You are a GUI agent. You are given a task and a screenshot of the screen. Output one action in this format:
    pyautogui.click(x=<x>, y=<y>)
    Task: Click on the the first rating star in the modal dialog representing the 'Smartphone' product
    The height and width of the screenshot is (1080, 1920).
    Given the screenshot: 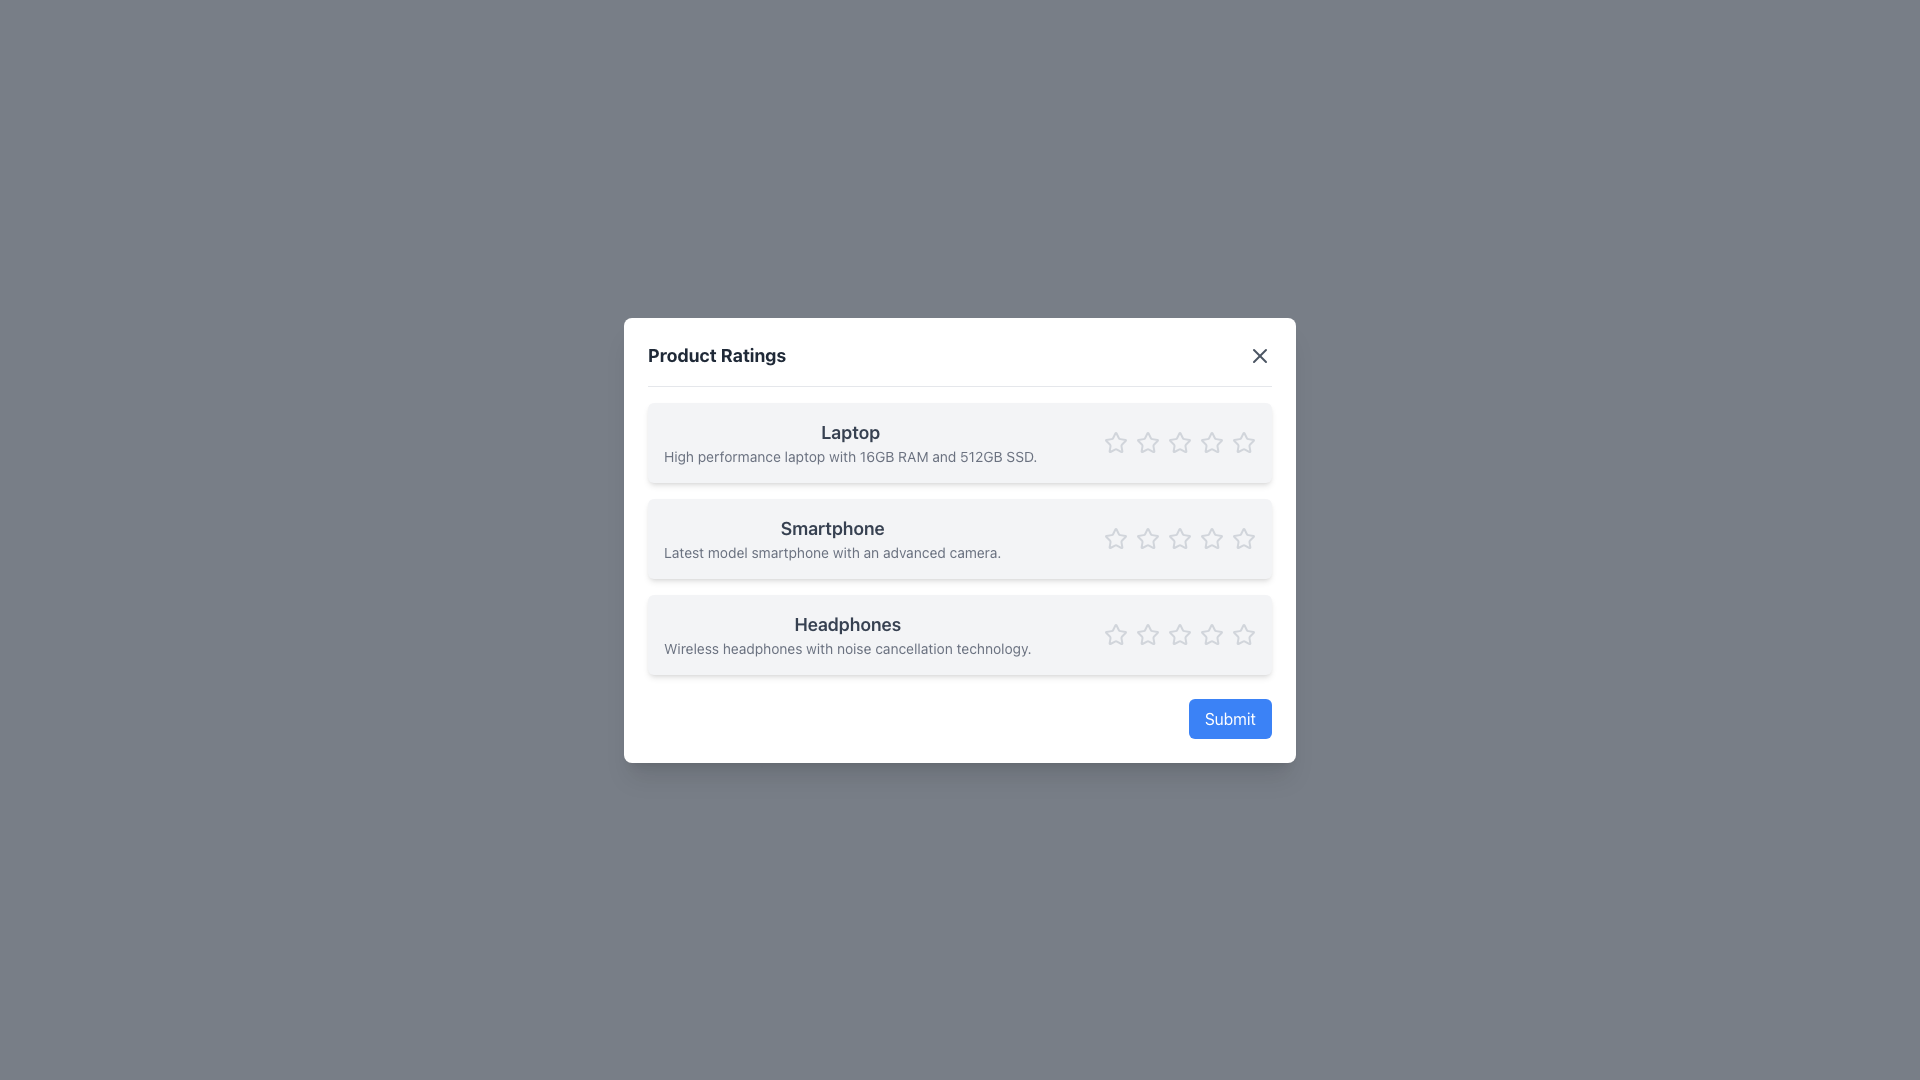 What is the action you would take?
    pyautogui.click(x=1115, y=537)
    